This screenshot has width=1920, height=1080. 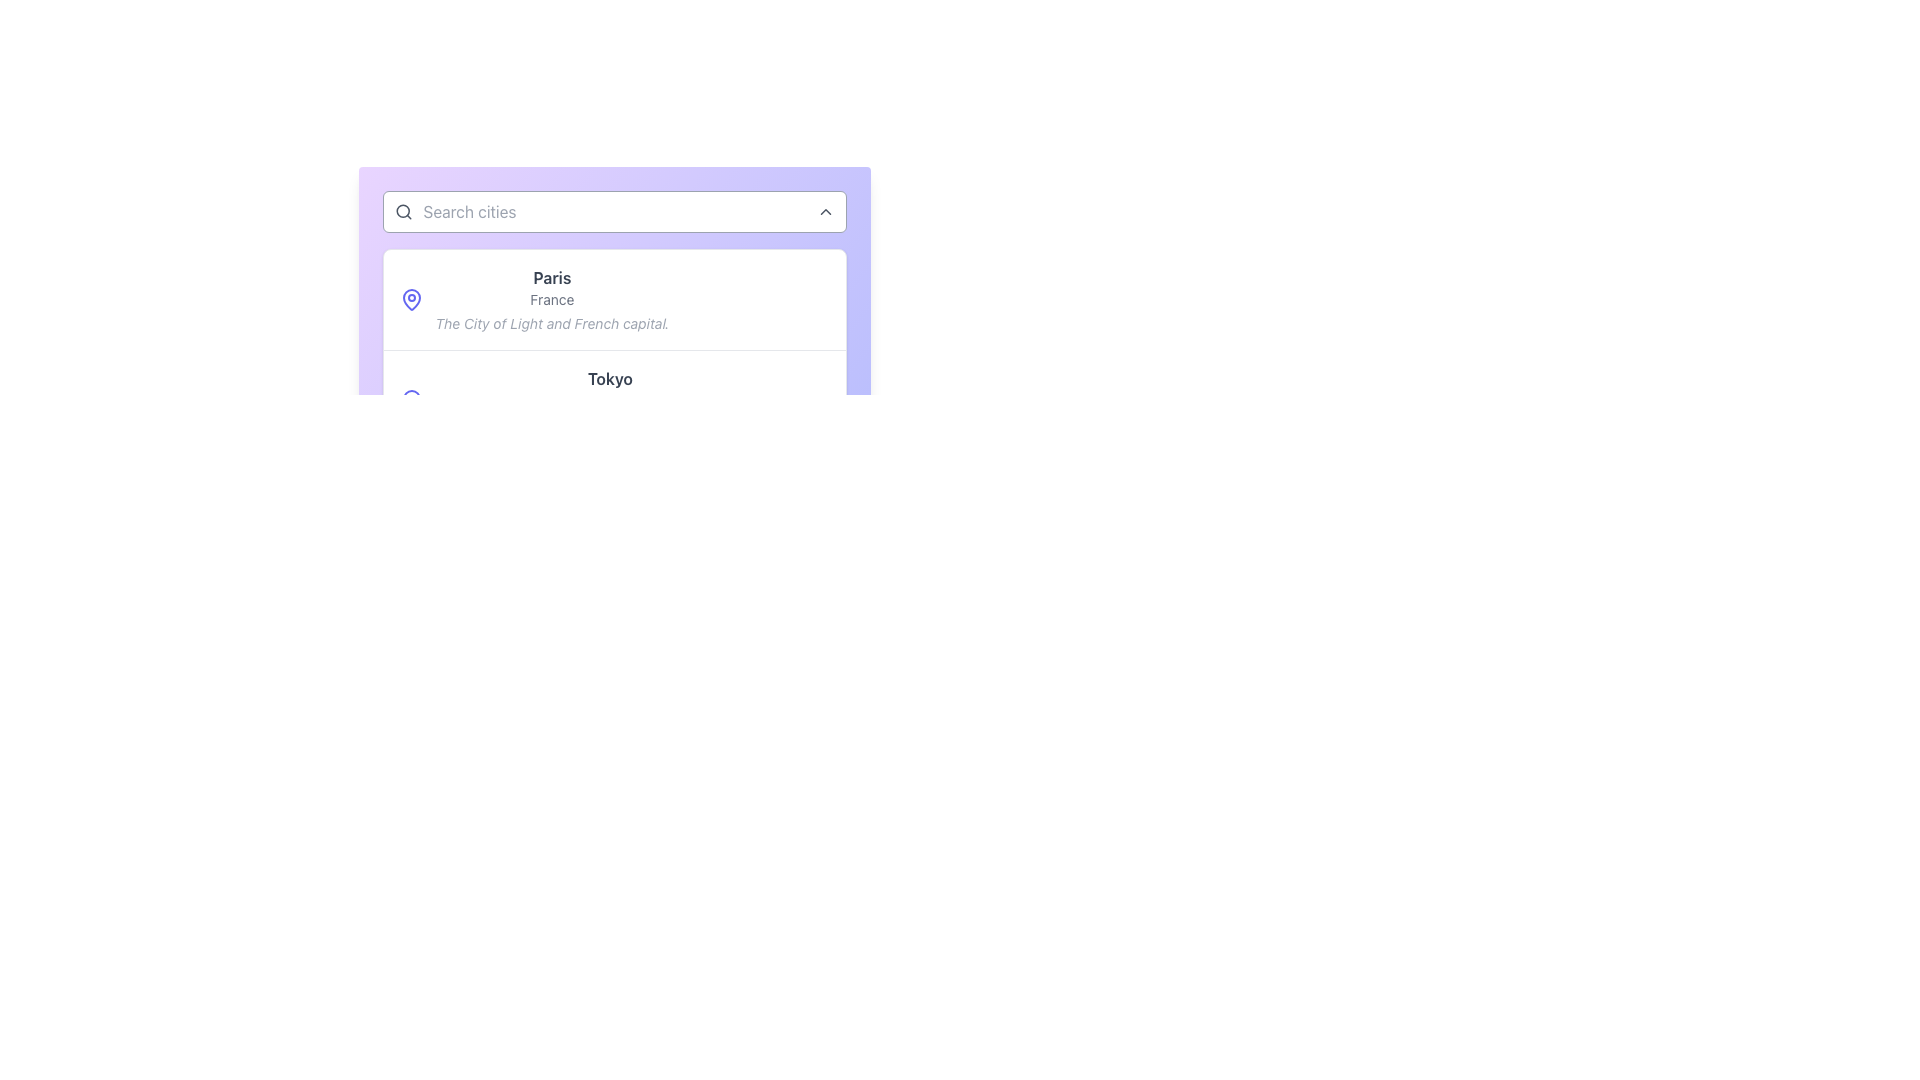 I want to click on the text block element that displays 'Paris', 'France', and 'The City of Light and French capital.', so click(x=552, y=300).